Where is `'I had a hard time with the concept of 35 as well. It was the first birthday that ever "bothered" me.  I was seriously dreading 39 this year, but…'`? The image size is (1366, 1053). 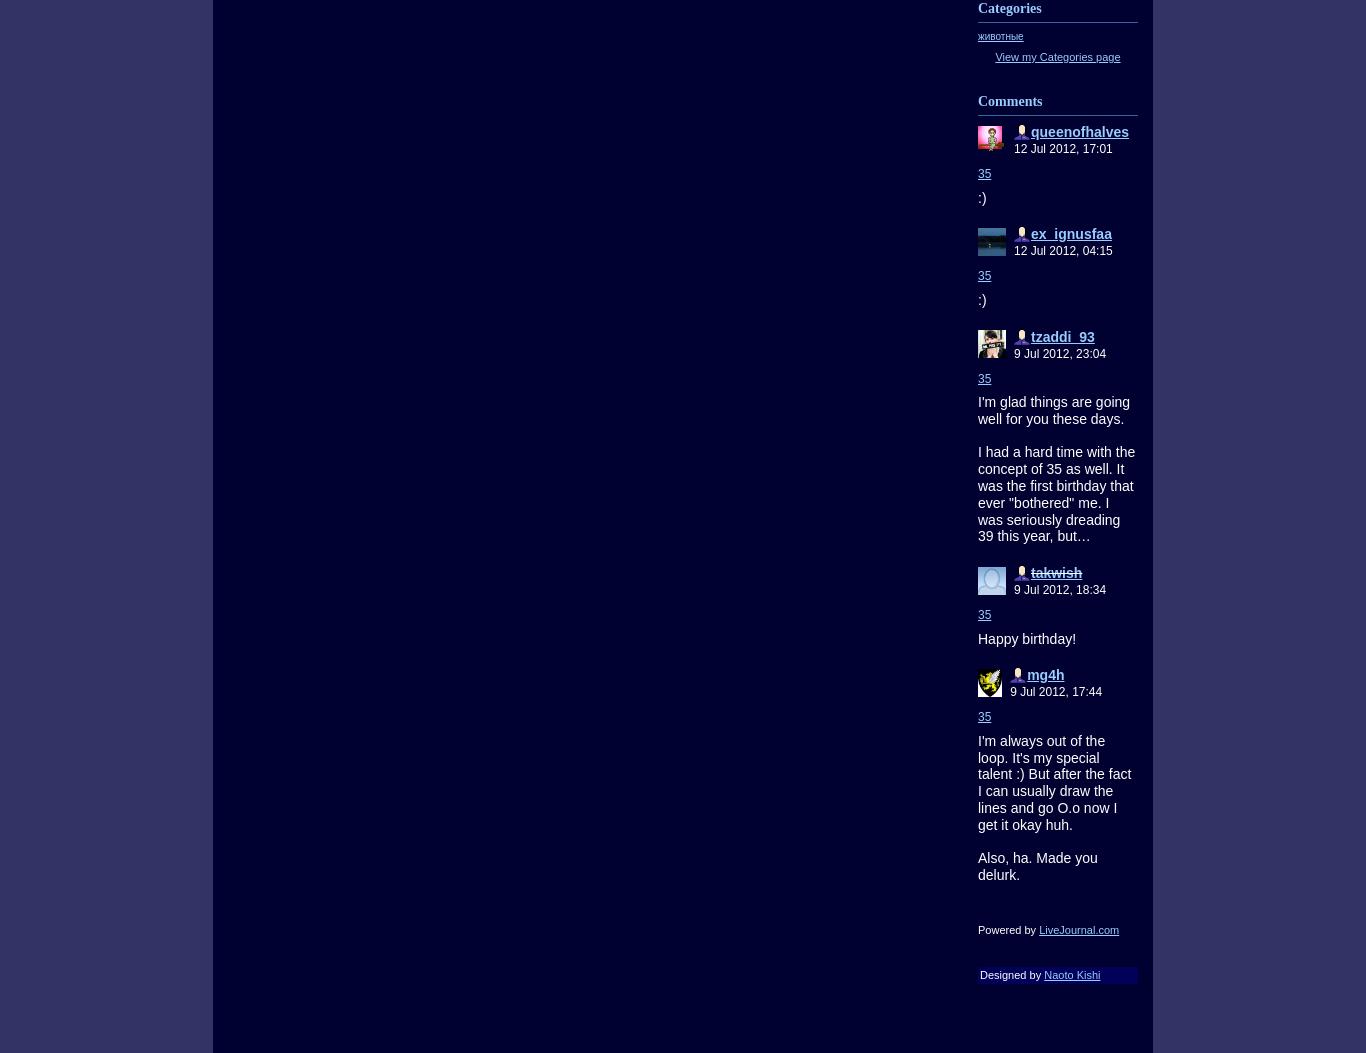 'I had a hard time with the concept of 35 as well. It was the first birthday that ever "bothered" me.  I was seriously dreading 39 this year, but…' is located at coordinates (1055, 493).